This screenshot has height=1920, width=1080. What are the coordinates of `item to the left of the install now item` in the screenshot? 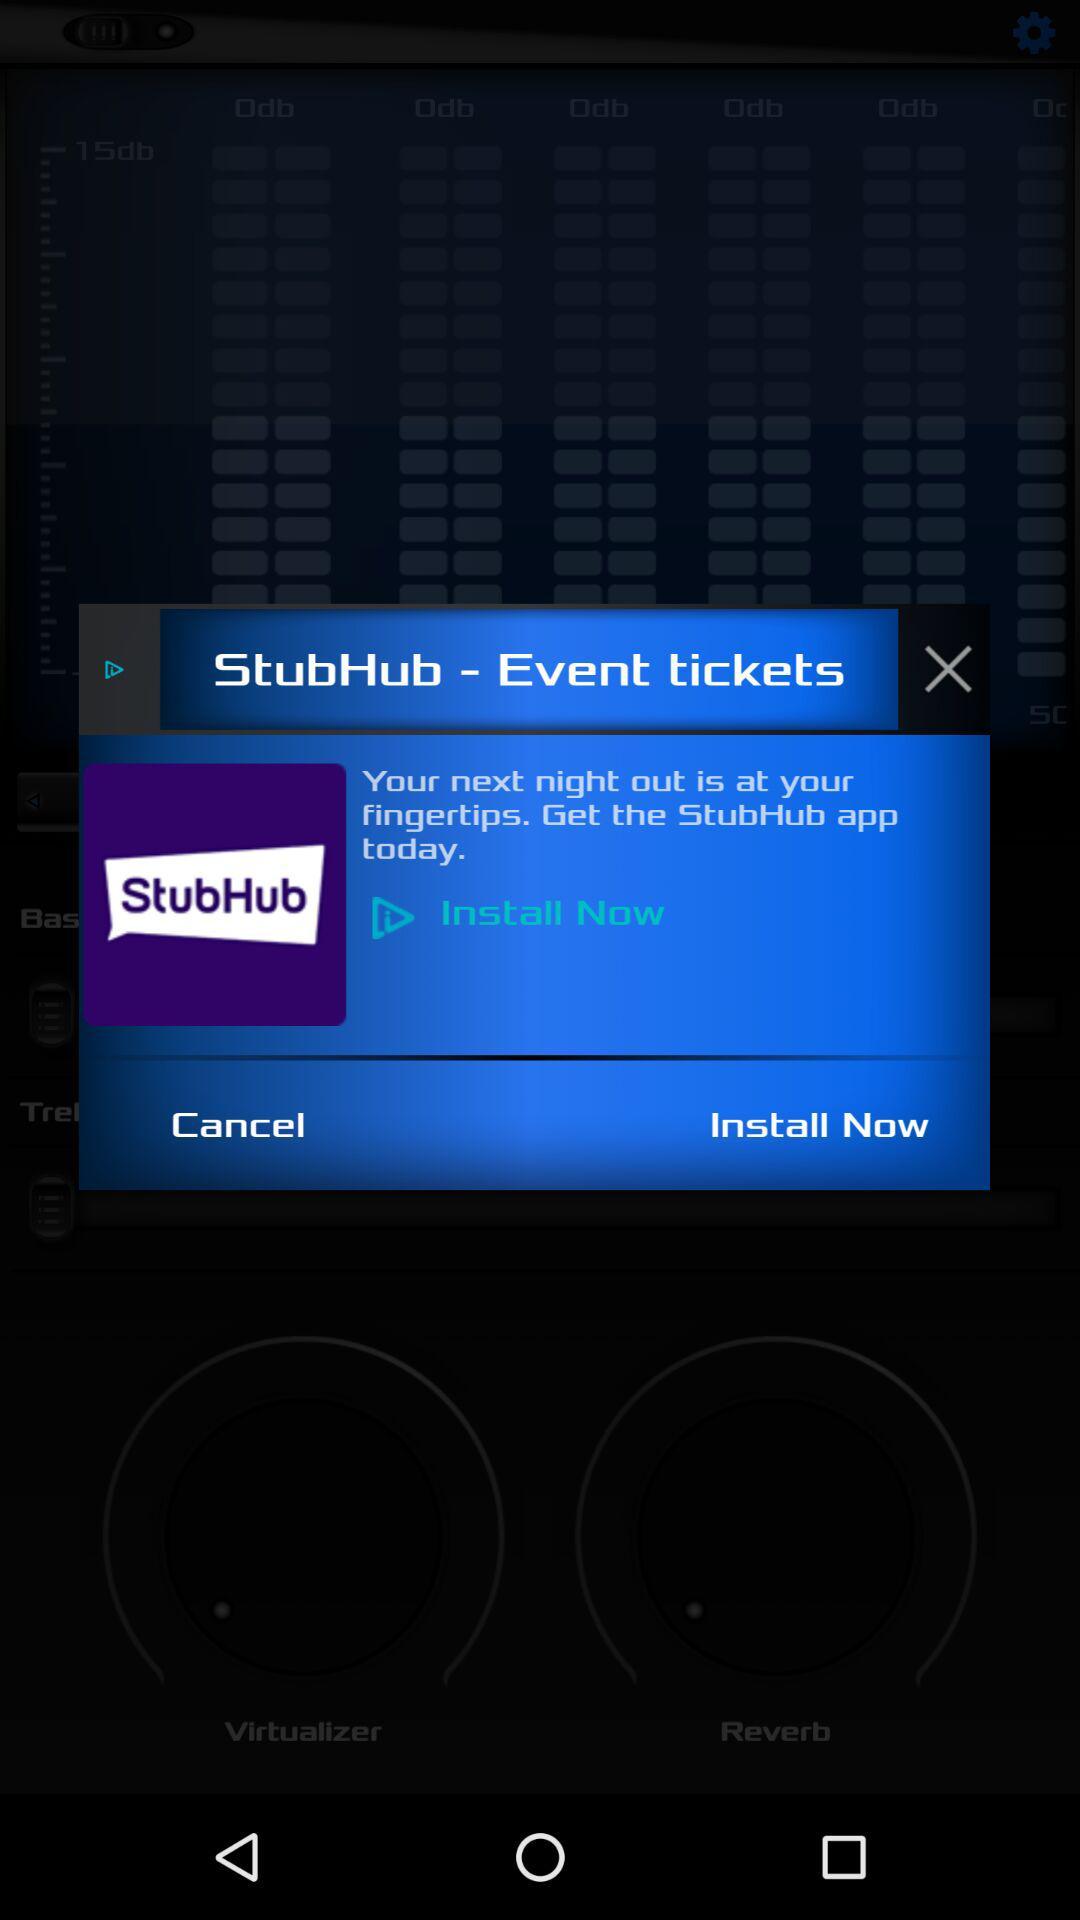 It's located at (248, 1125).